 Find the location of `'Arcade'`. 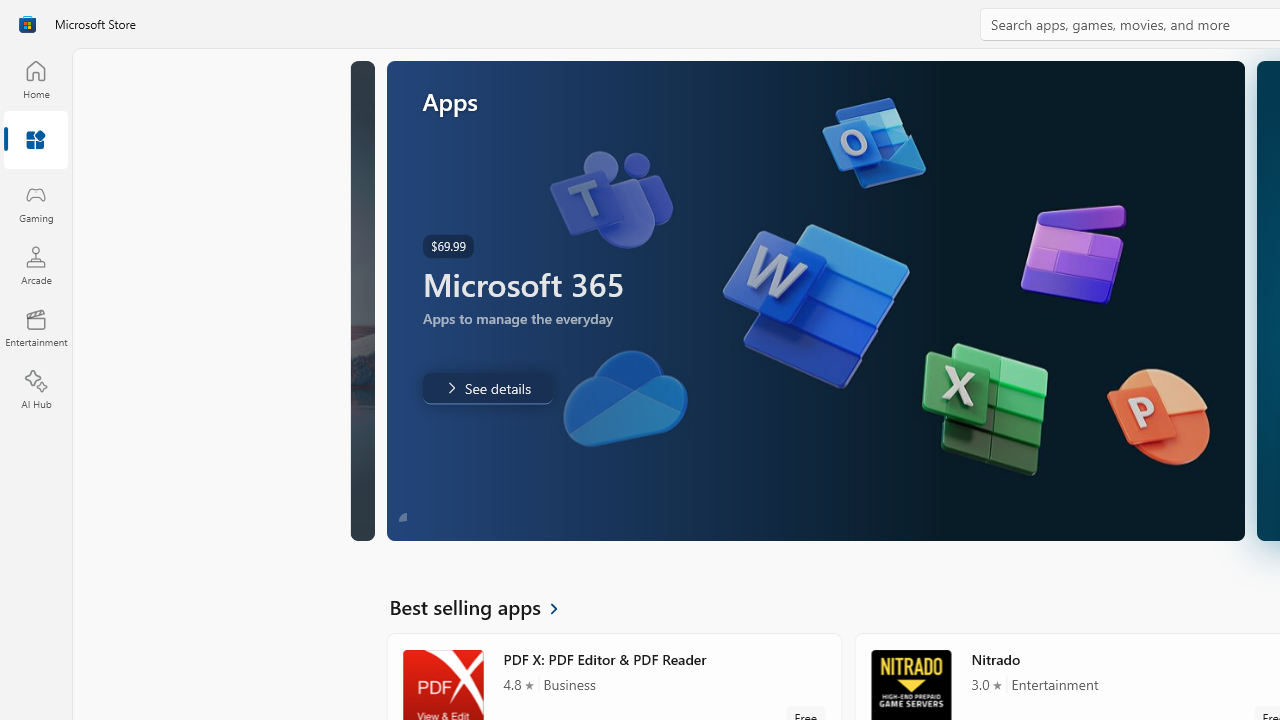

'Arcade' is located at coordinates (35, 264).